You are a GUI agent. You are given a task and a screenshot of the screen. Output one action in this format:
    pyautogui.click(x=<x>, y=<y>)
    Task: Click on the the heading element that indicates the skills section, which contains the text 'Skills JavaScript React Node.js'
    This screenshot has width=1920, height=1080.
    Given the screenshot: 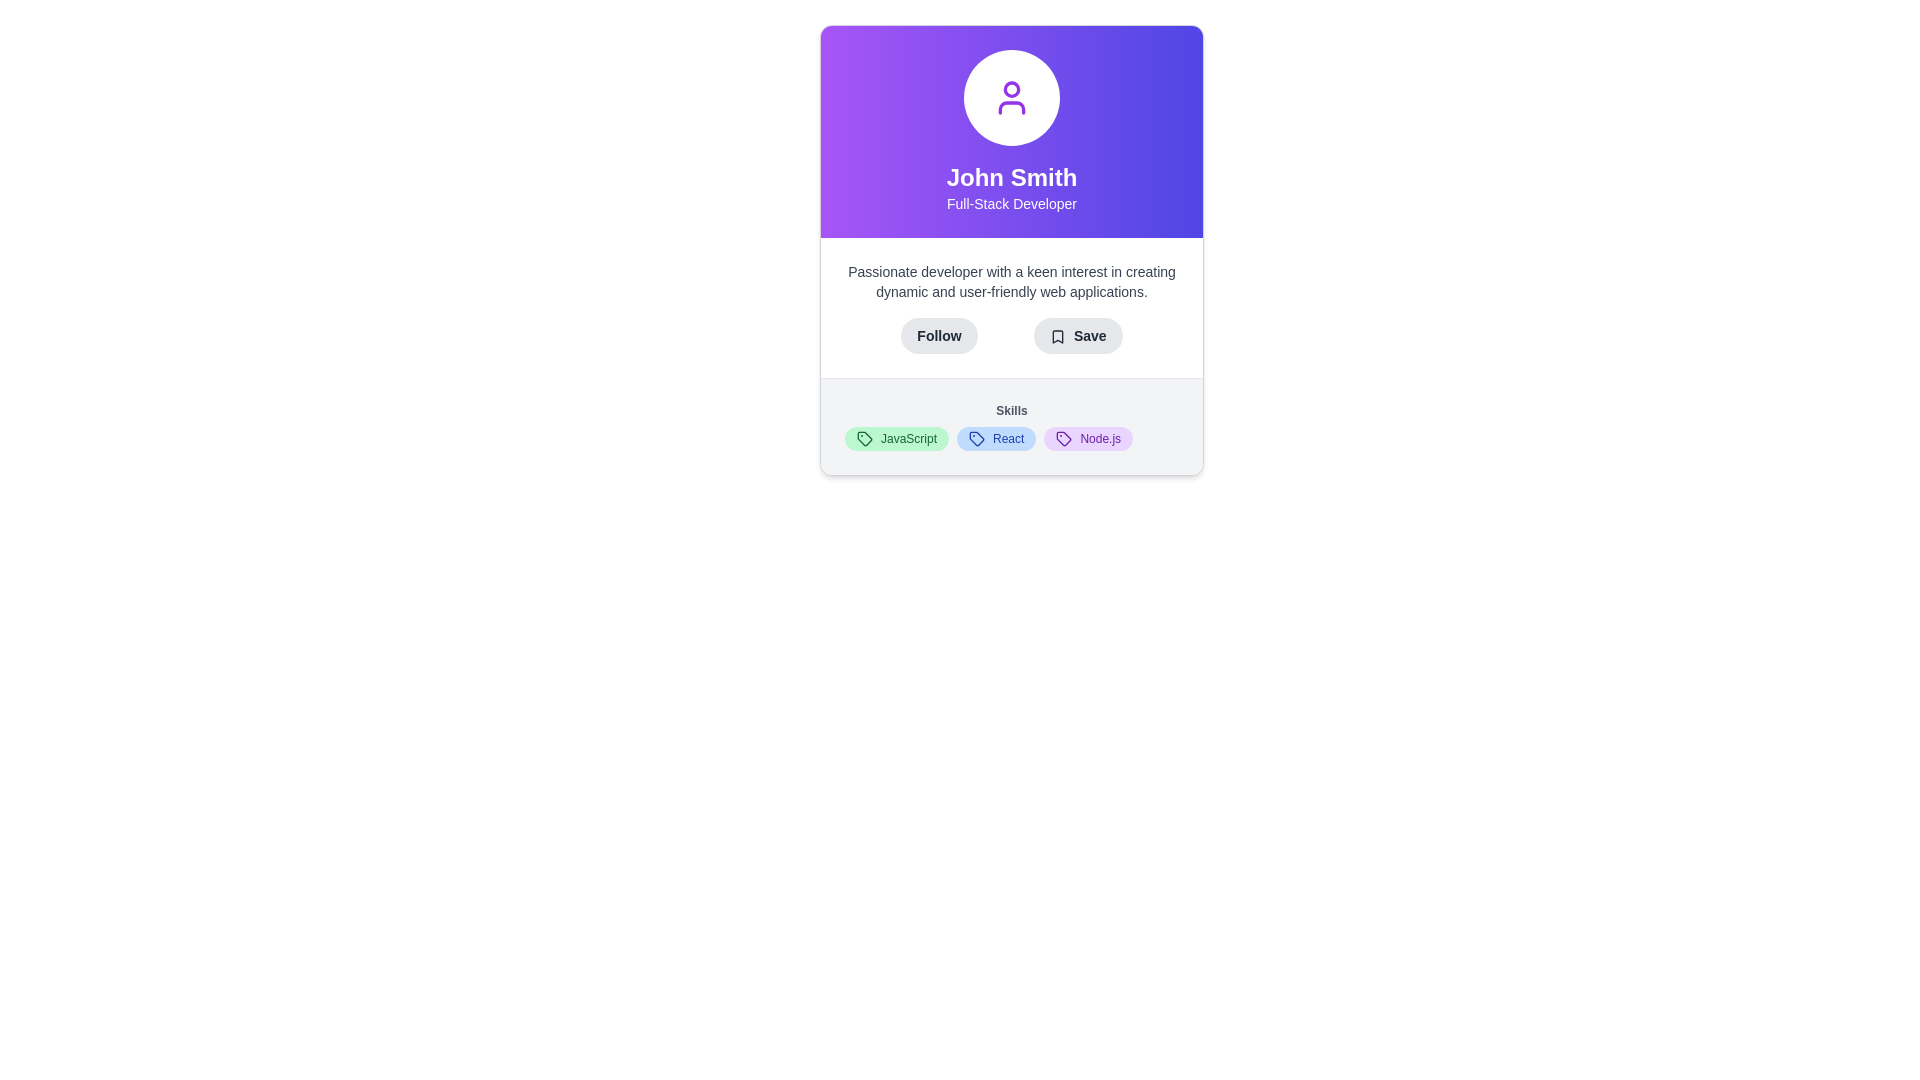 What is the action you would take?
    pyautogui.click(x=1012, y=410)
    